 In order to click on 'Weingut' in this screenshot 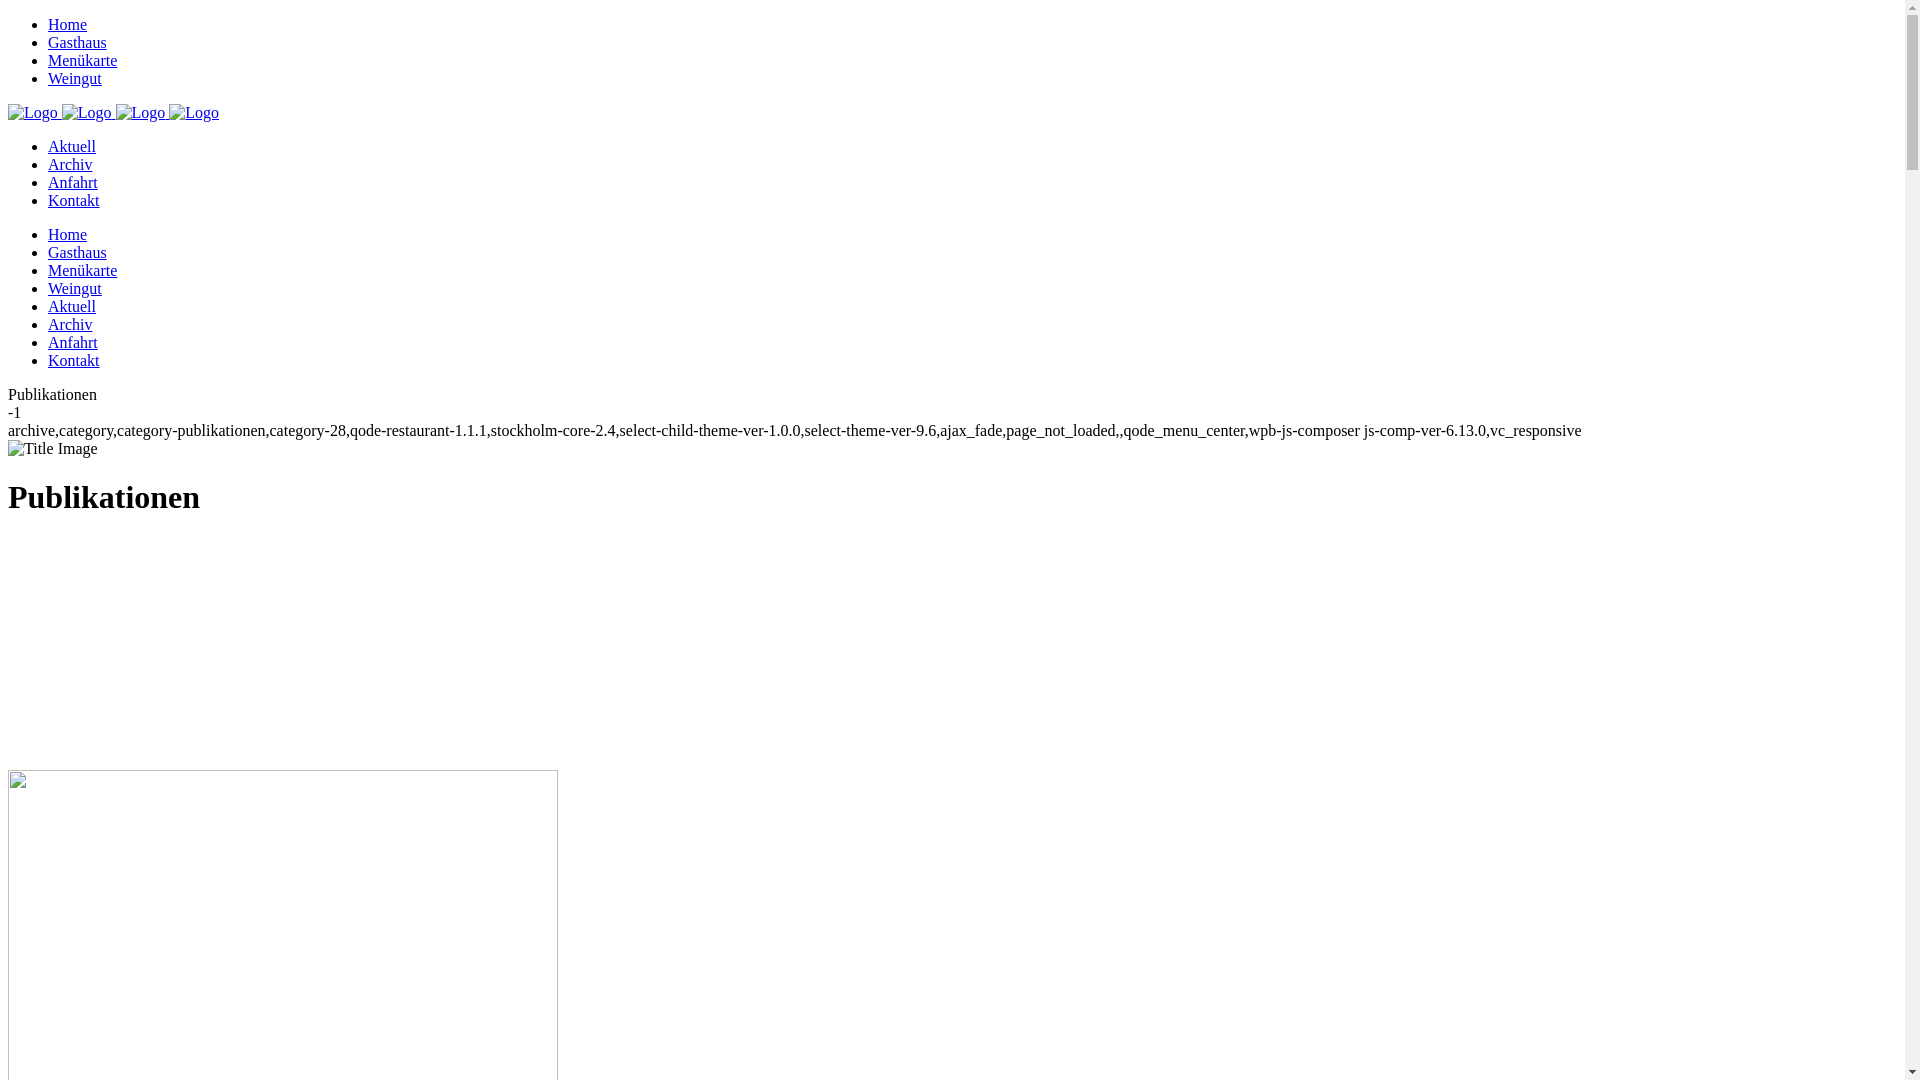, I will do `click(48, 288)`.